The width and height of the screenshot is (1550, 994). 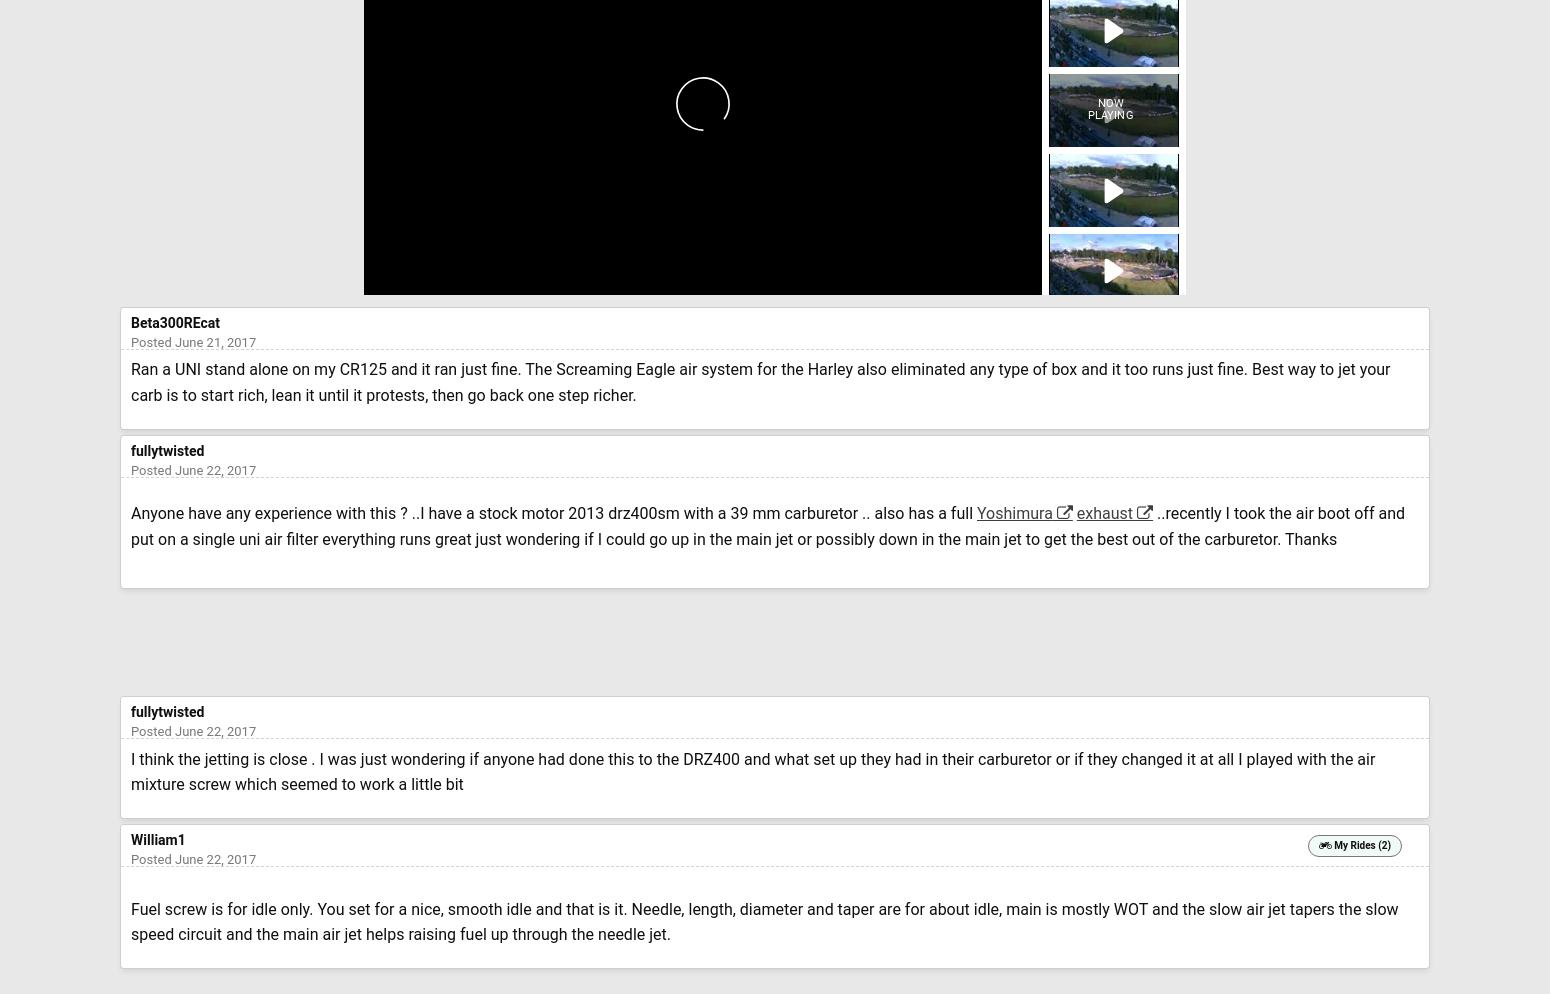 What do you see at coordinates (1014, 513) in the screenshot?
I see `'Yoshimura'` at bounding box center [1014, 513].